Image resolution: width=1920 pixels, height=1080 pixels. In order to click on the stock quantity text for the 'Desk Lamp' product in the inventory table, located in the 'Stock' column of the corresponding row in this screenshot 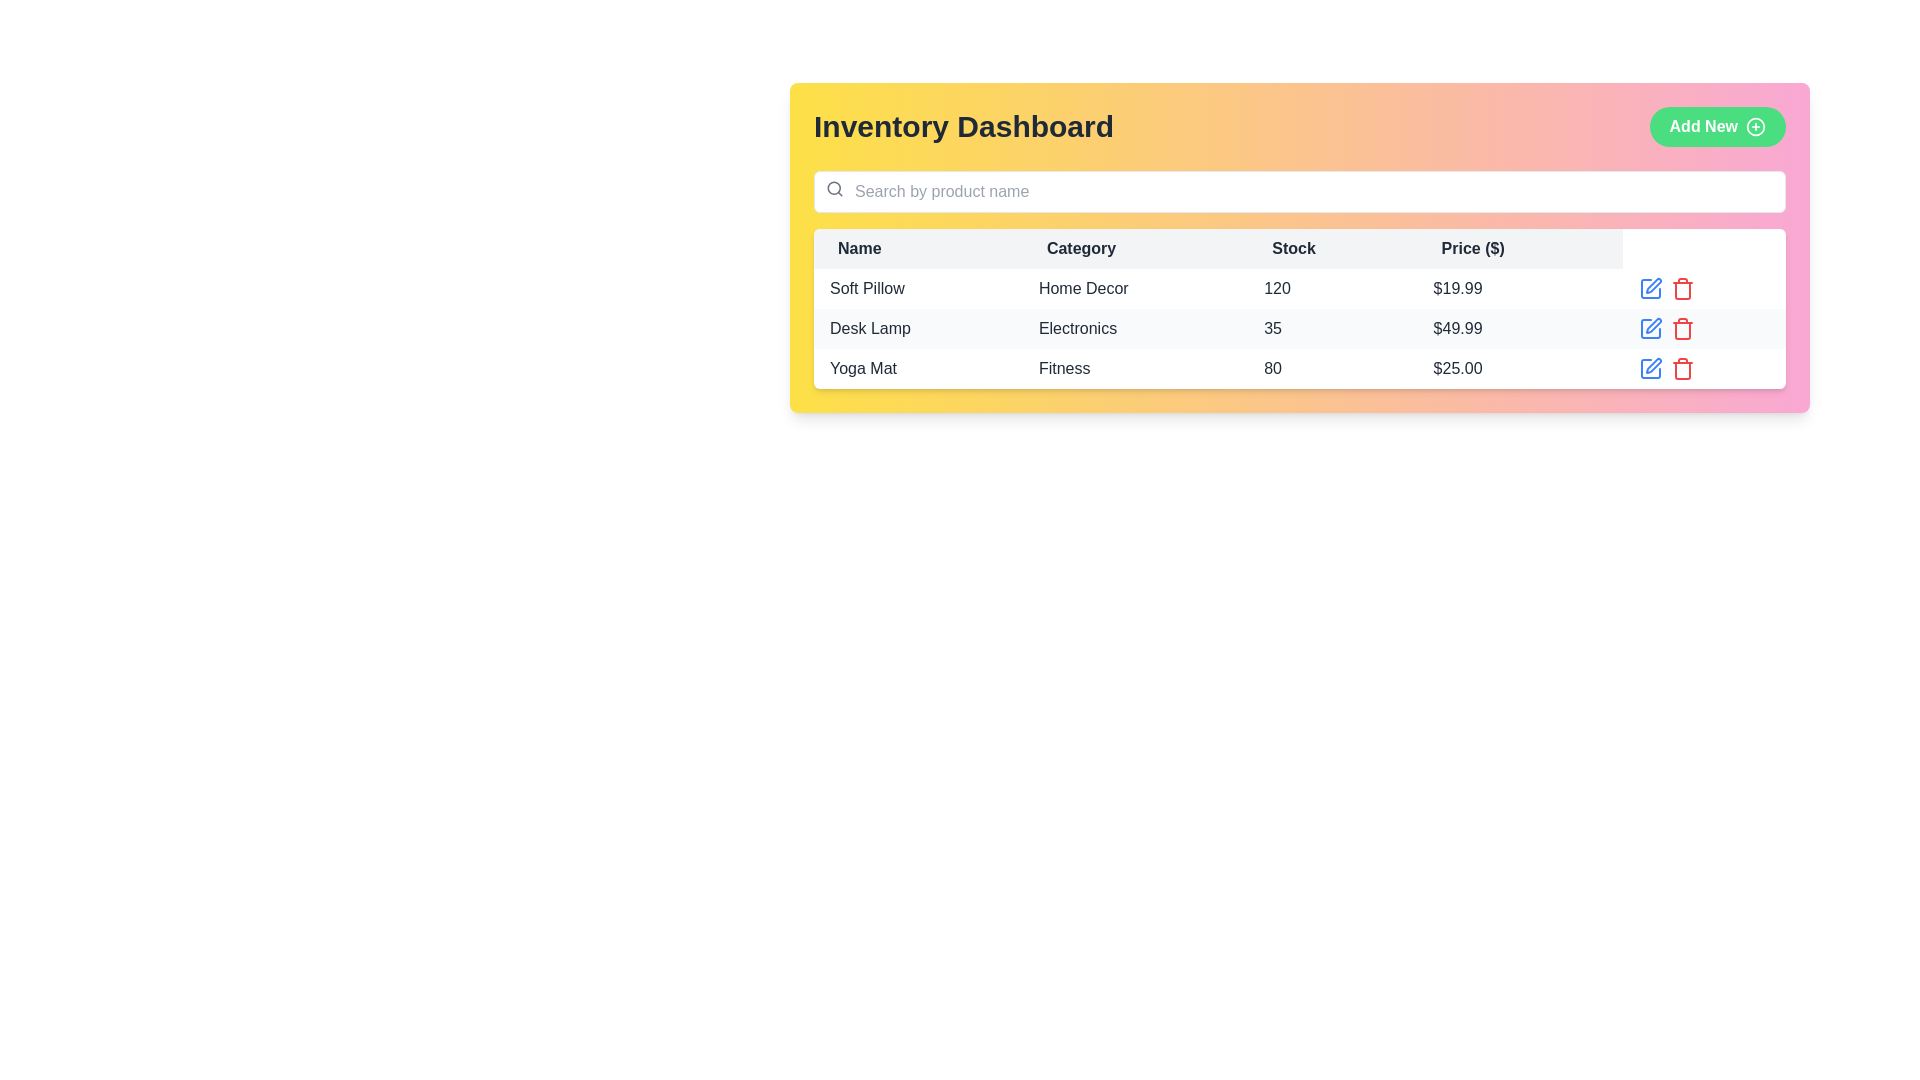, I will do `click(1332, 327)`.